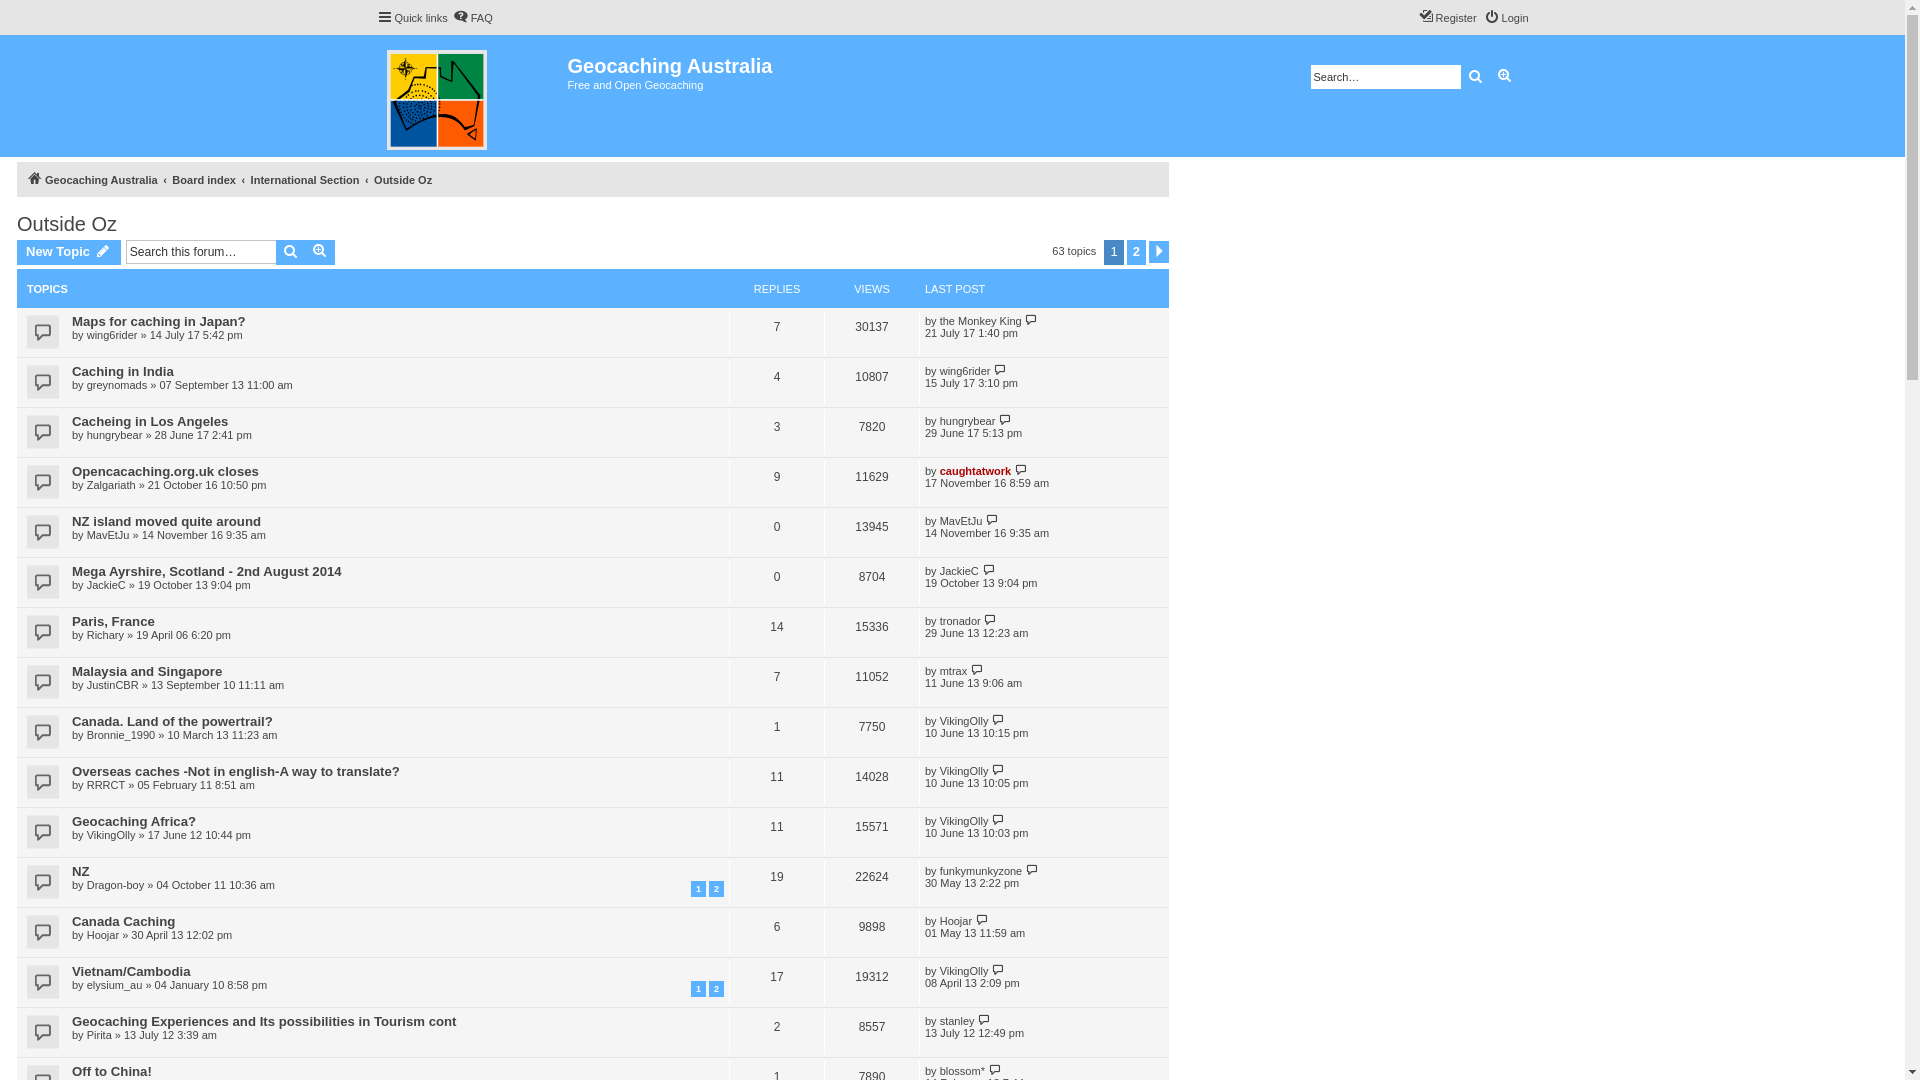  What do you see at coordinates (172, 721) in the screenshot?
I see `'Canada. Land of the powertrail?'` at bounding box center [172, 721].